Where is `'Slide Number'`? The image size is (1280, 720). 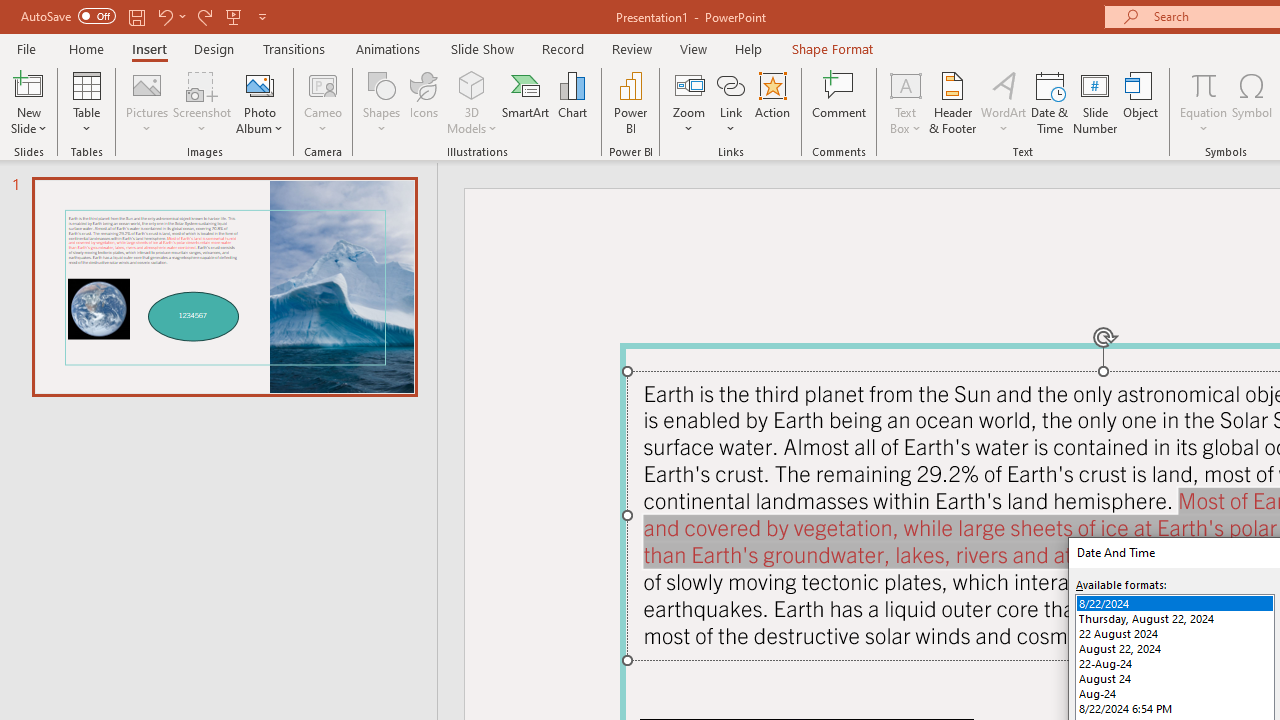
'Slide Number' is located at coordinates (1094, 103).